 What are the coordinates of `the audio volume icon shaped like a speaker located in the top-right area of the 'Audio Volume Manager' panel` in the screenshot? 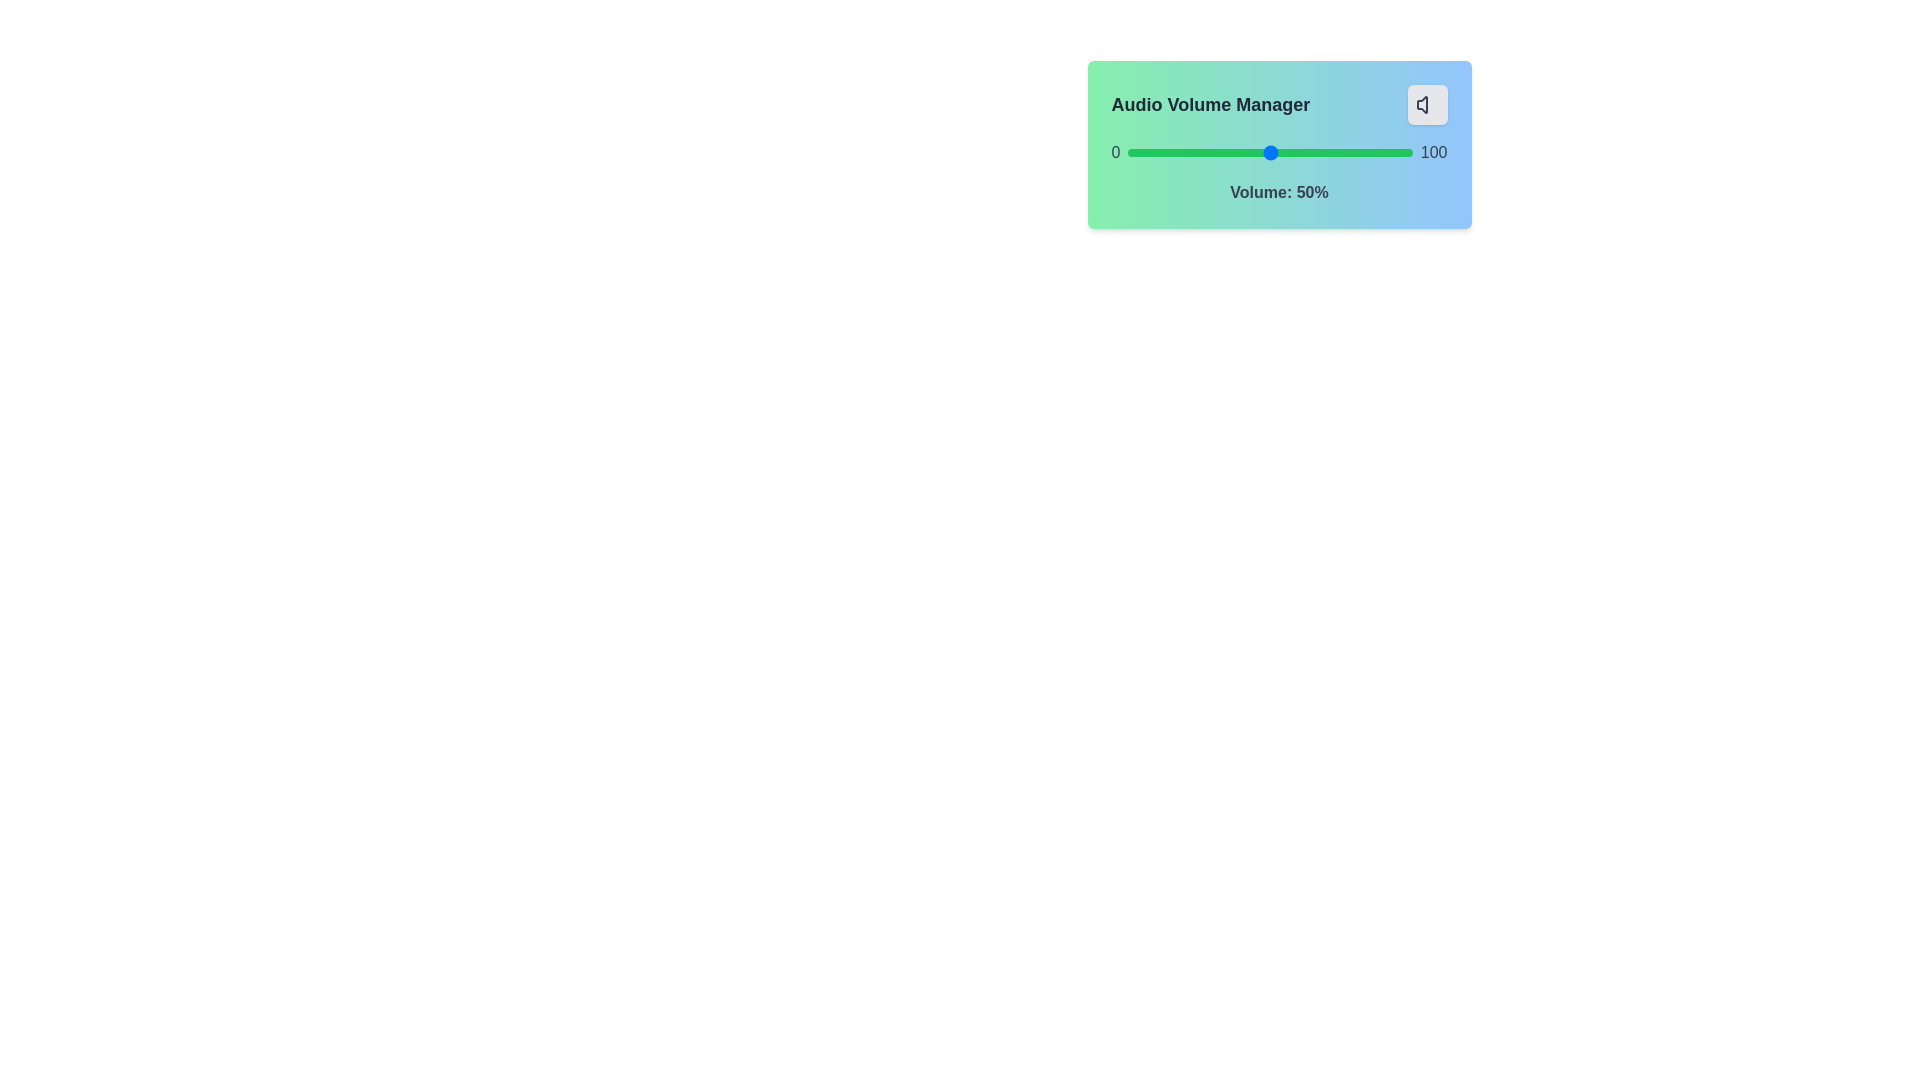 It's located at (1426, 104).